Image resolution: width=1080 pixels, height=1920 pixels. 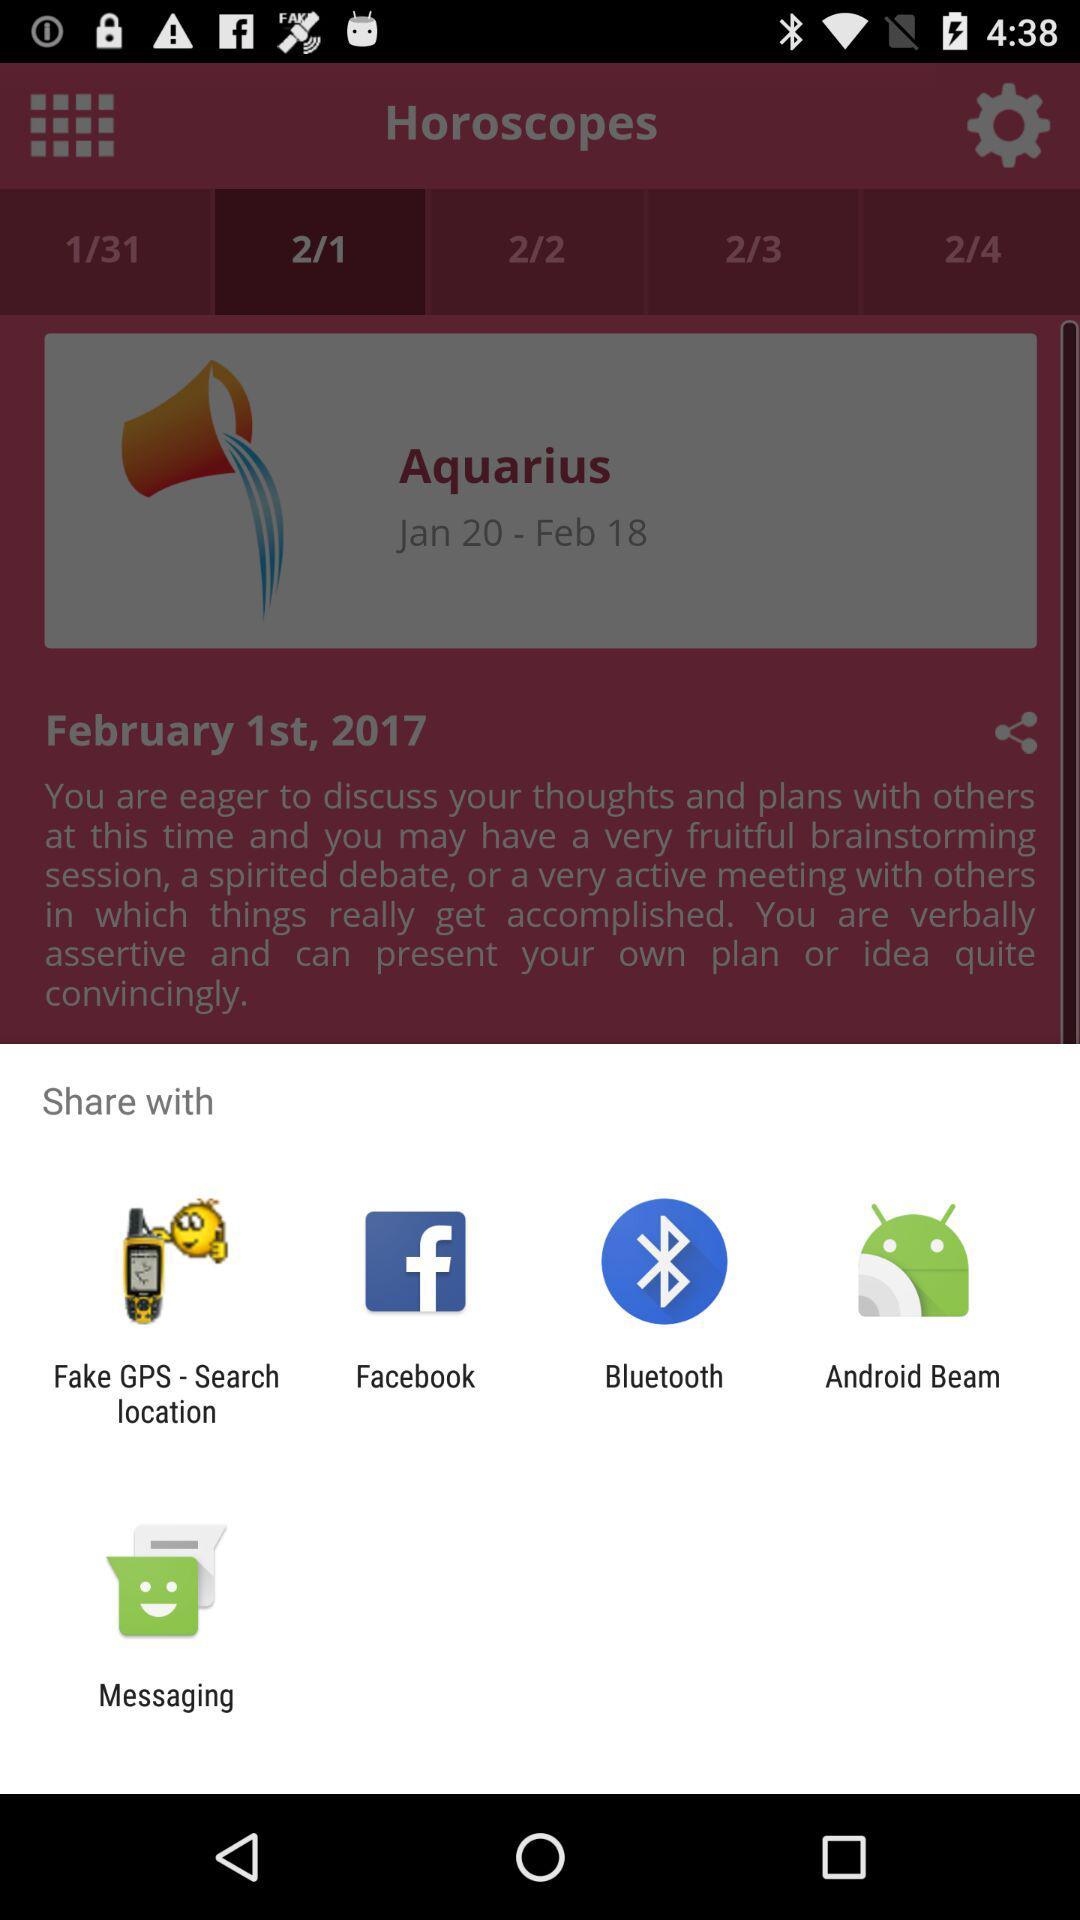 I want to click on the bluetooth app, so click(x=664, y=1392).